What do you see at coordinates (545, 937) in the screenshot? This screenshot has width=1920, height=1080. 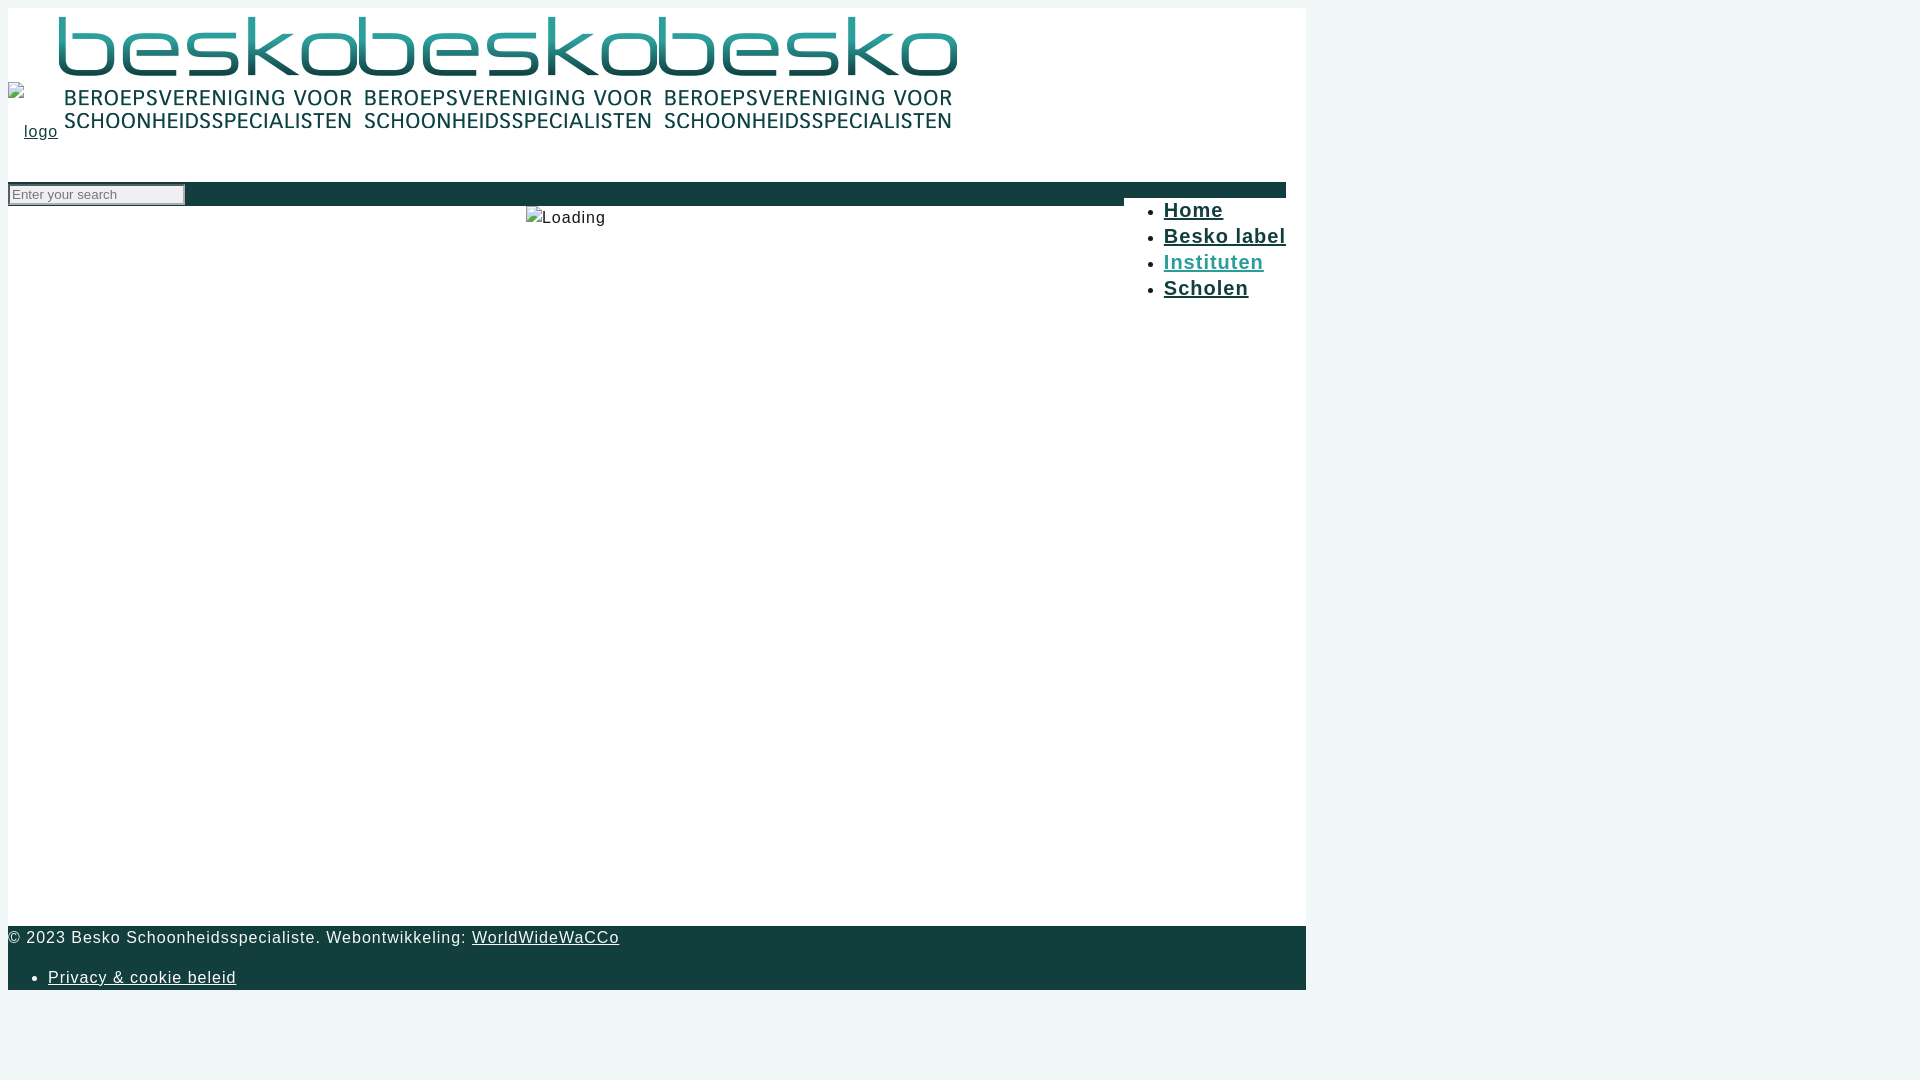 I see `'WorldWideWaCCo'` at bounding box center [545, 937].